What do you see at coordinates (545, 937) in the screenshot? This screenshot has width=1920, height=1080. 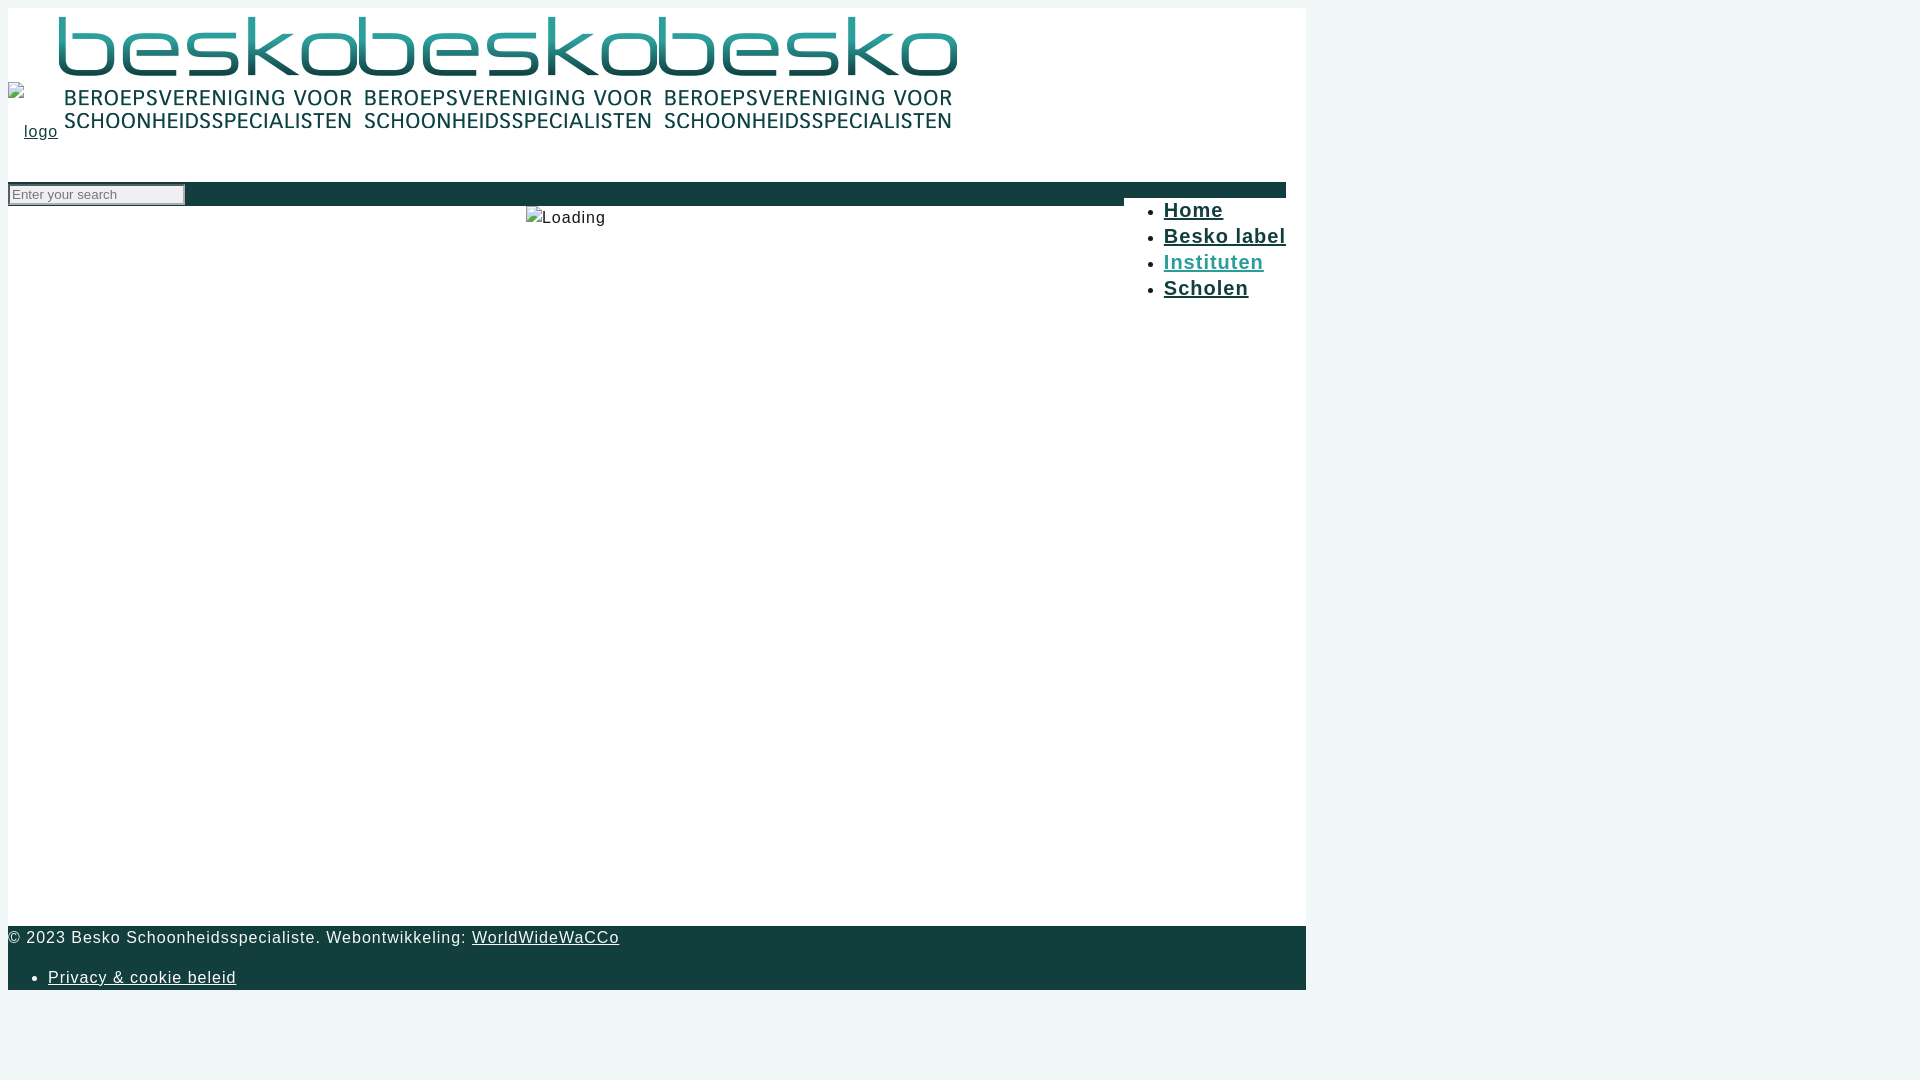 I see `'WorldWideWaCCo'` at bounding box center [545, 937].